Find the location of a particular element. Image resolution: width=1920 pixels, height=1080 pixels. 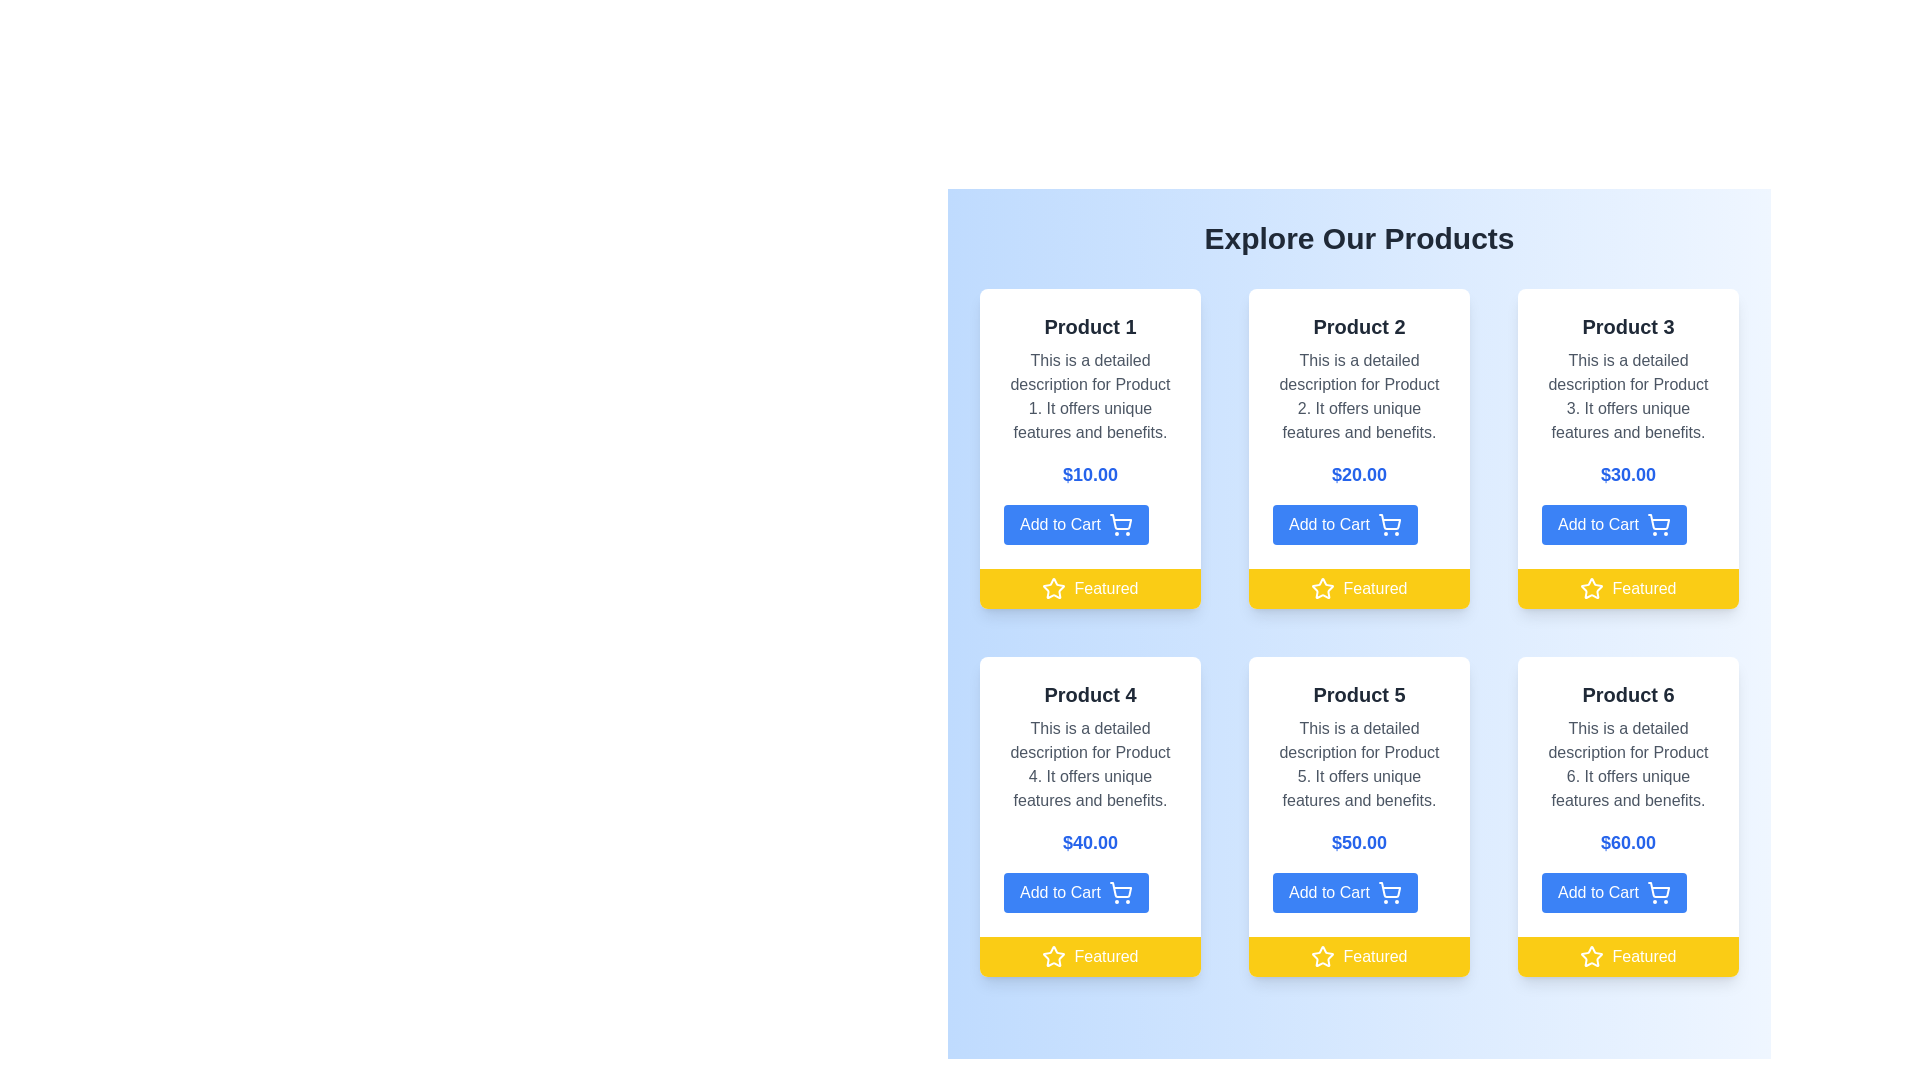

the static text block that describes the features and benefits of 'Product 4', located directly below the title within its card in the bottom-left section of the grid of products is located at coordinates (1089, 764).